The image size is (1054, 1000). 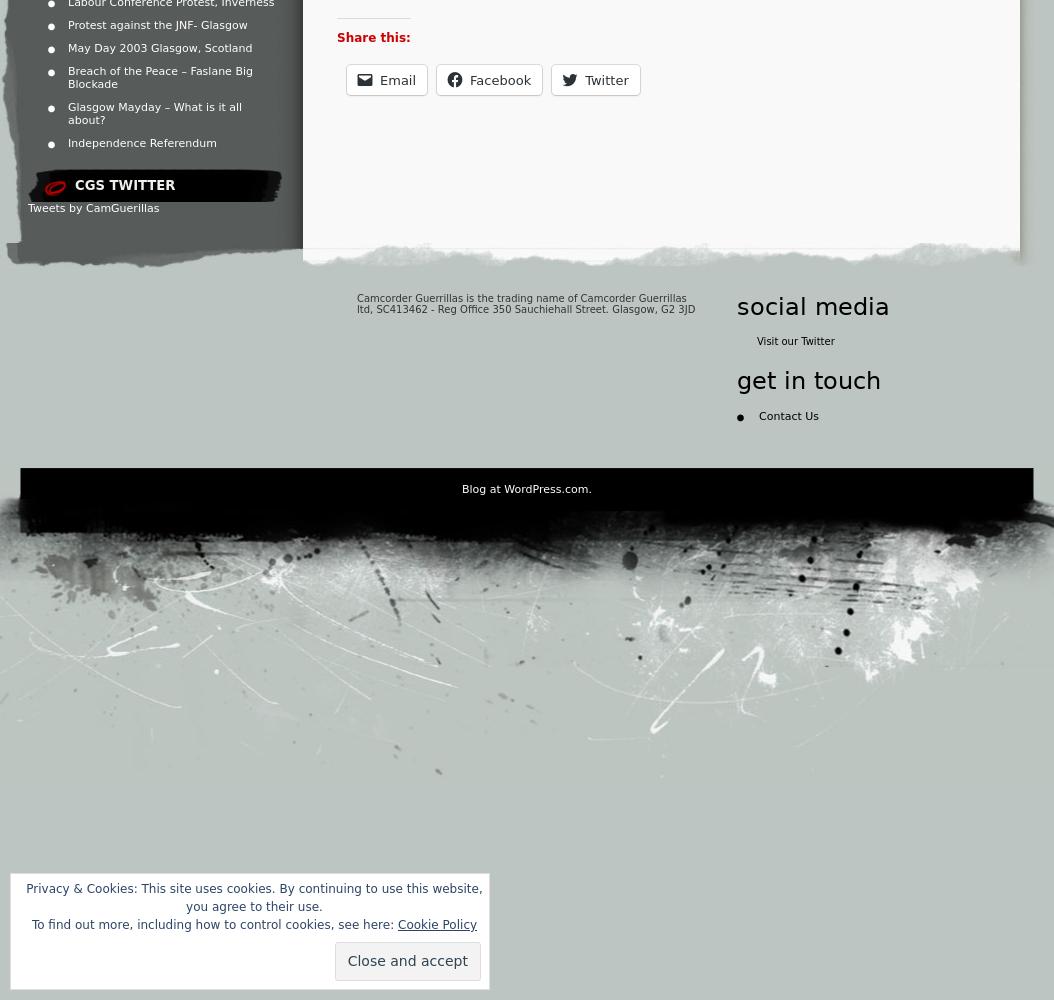 What do you see at coordinates (461, 488) in the screenshot?
I see `'Blog at WordPress.com.'` at bounding box center [461, 488].